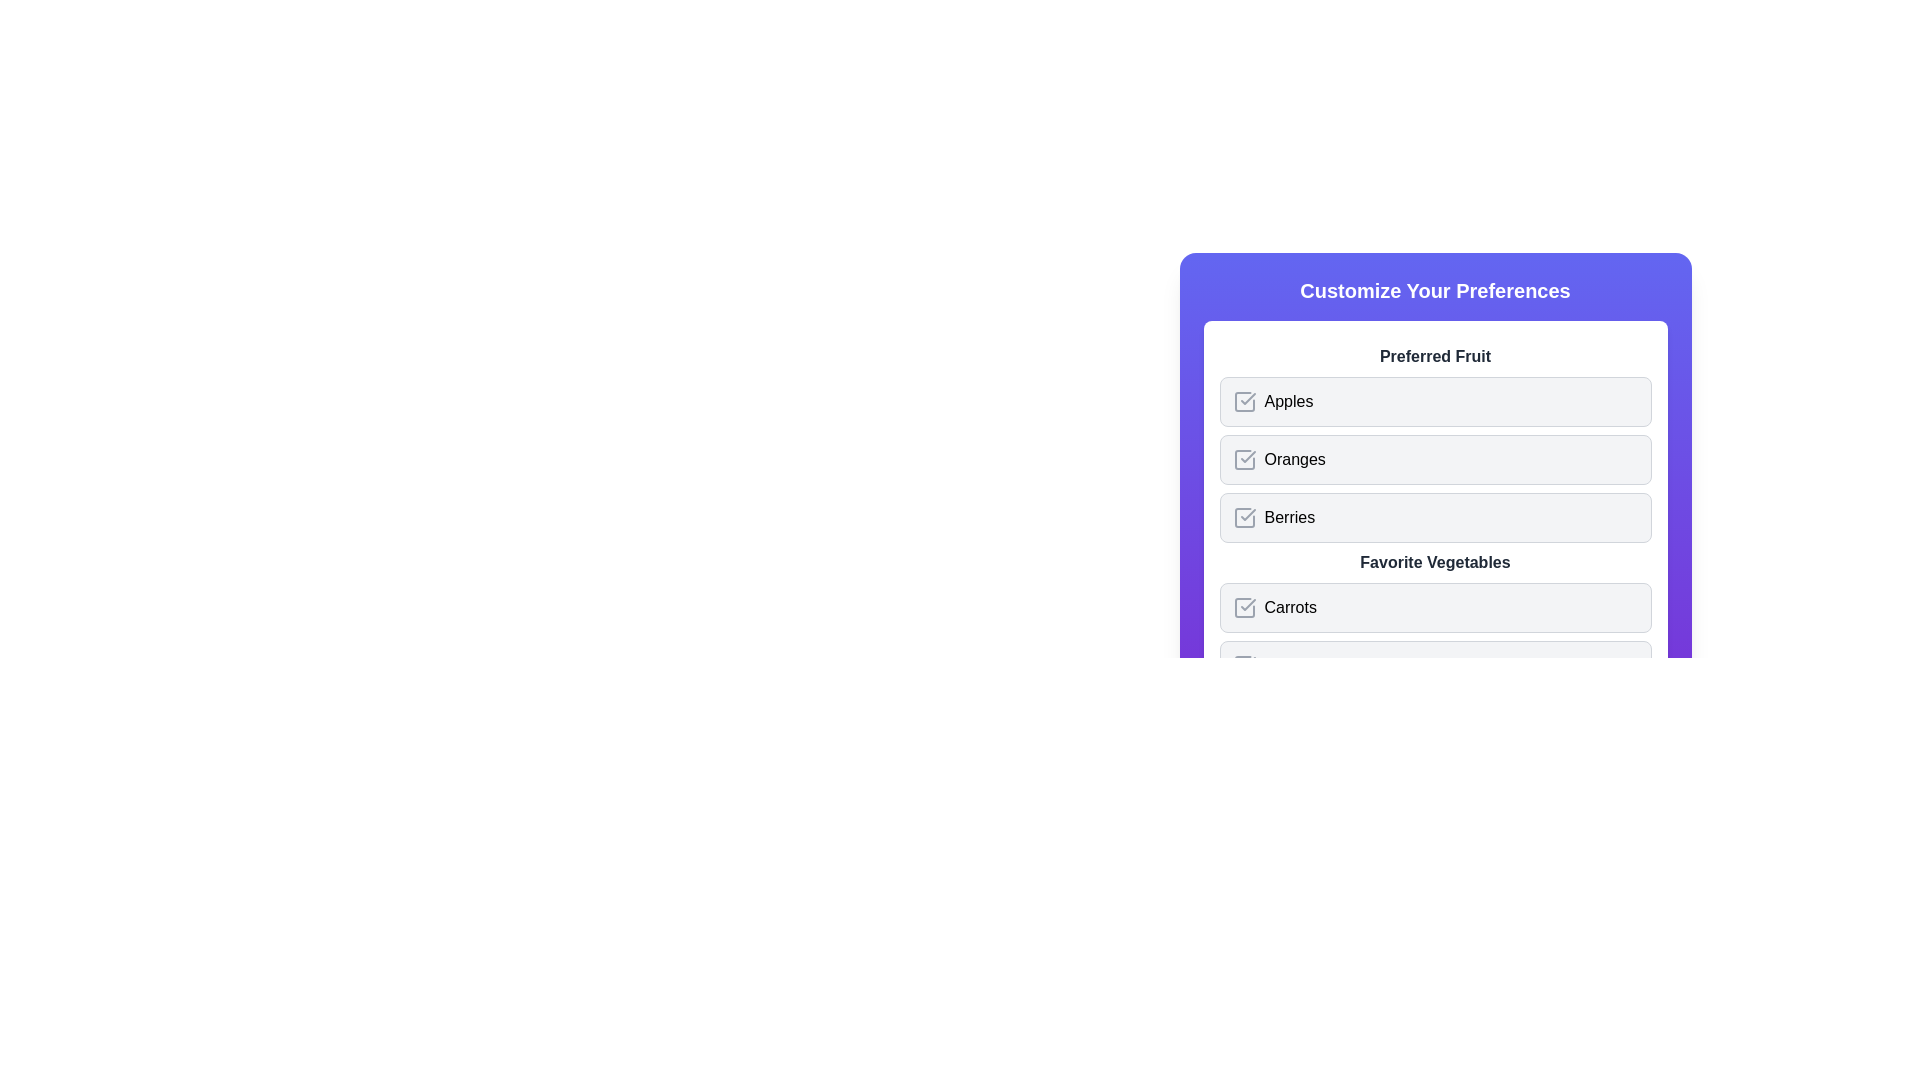 This screenshot has width=1920, height=1080. Describe the element at coordinates (1434, 442) in the screenshot. I see `the 'Oranges' checkbox list item in the 'Preferred Fruit' section of the 'Customize Your Preferences' card` at that location.